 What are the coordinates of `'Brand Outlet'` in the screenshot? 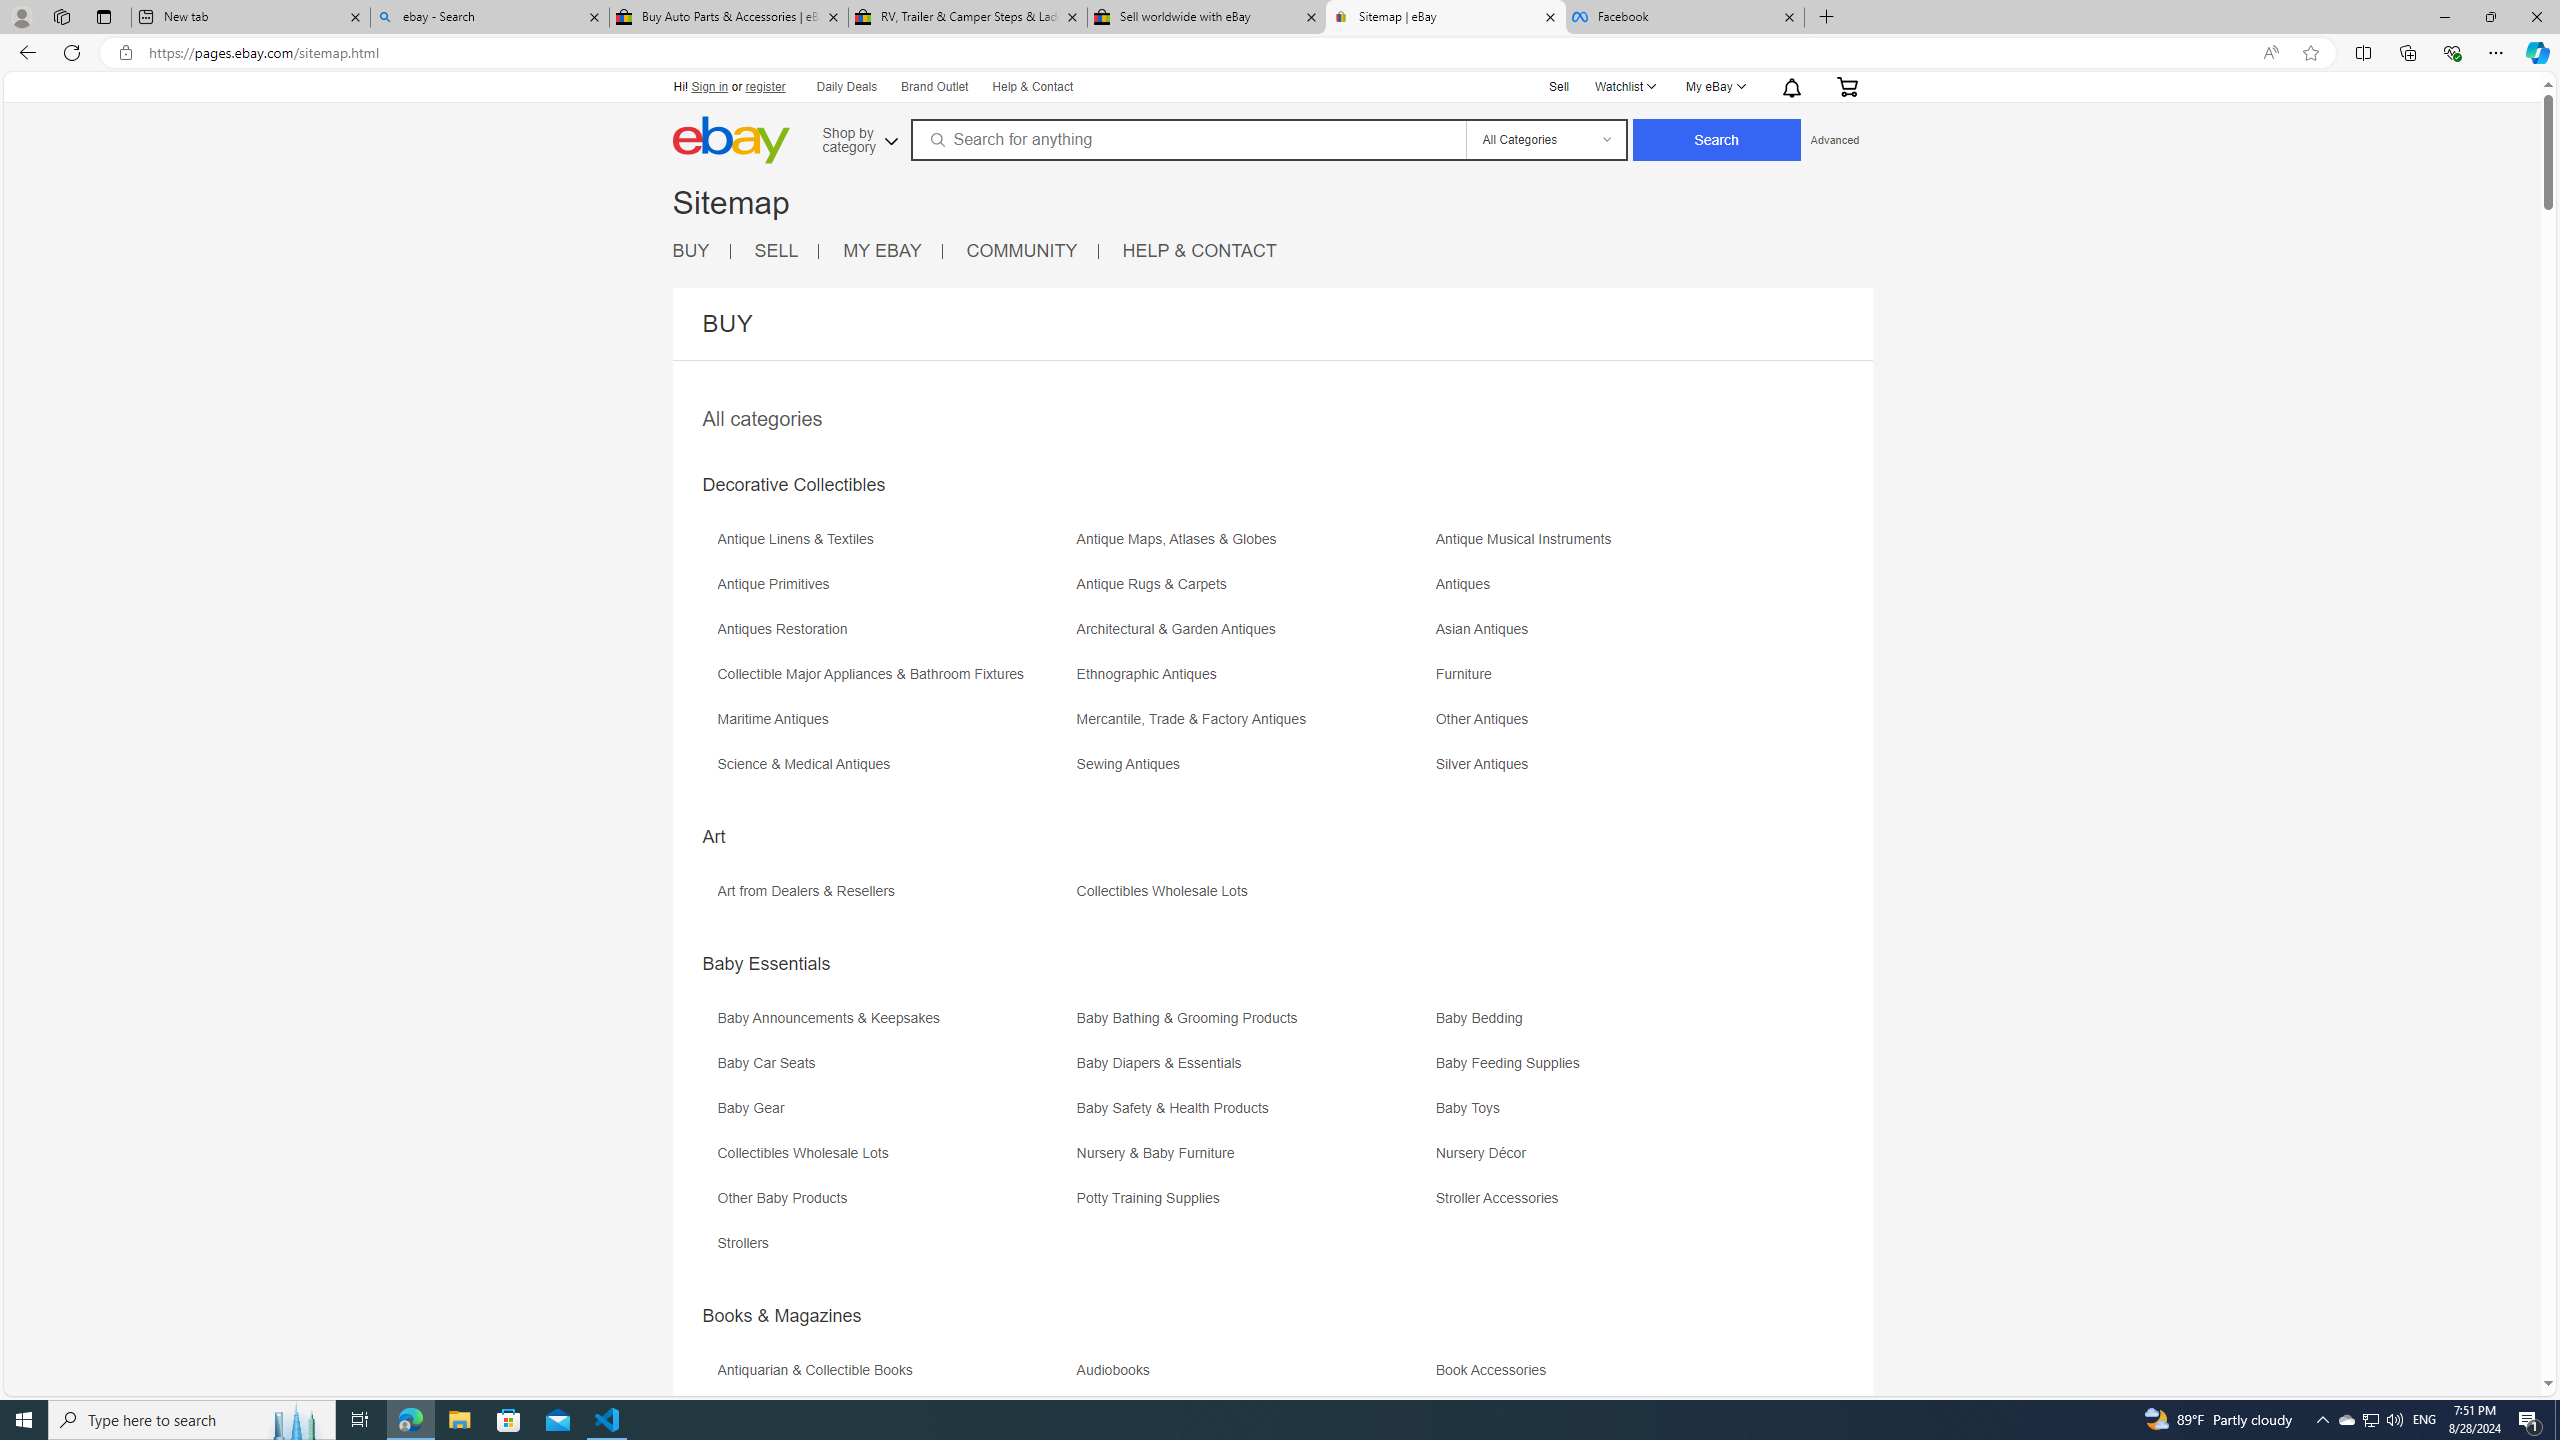 It's located at (934, 87).